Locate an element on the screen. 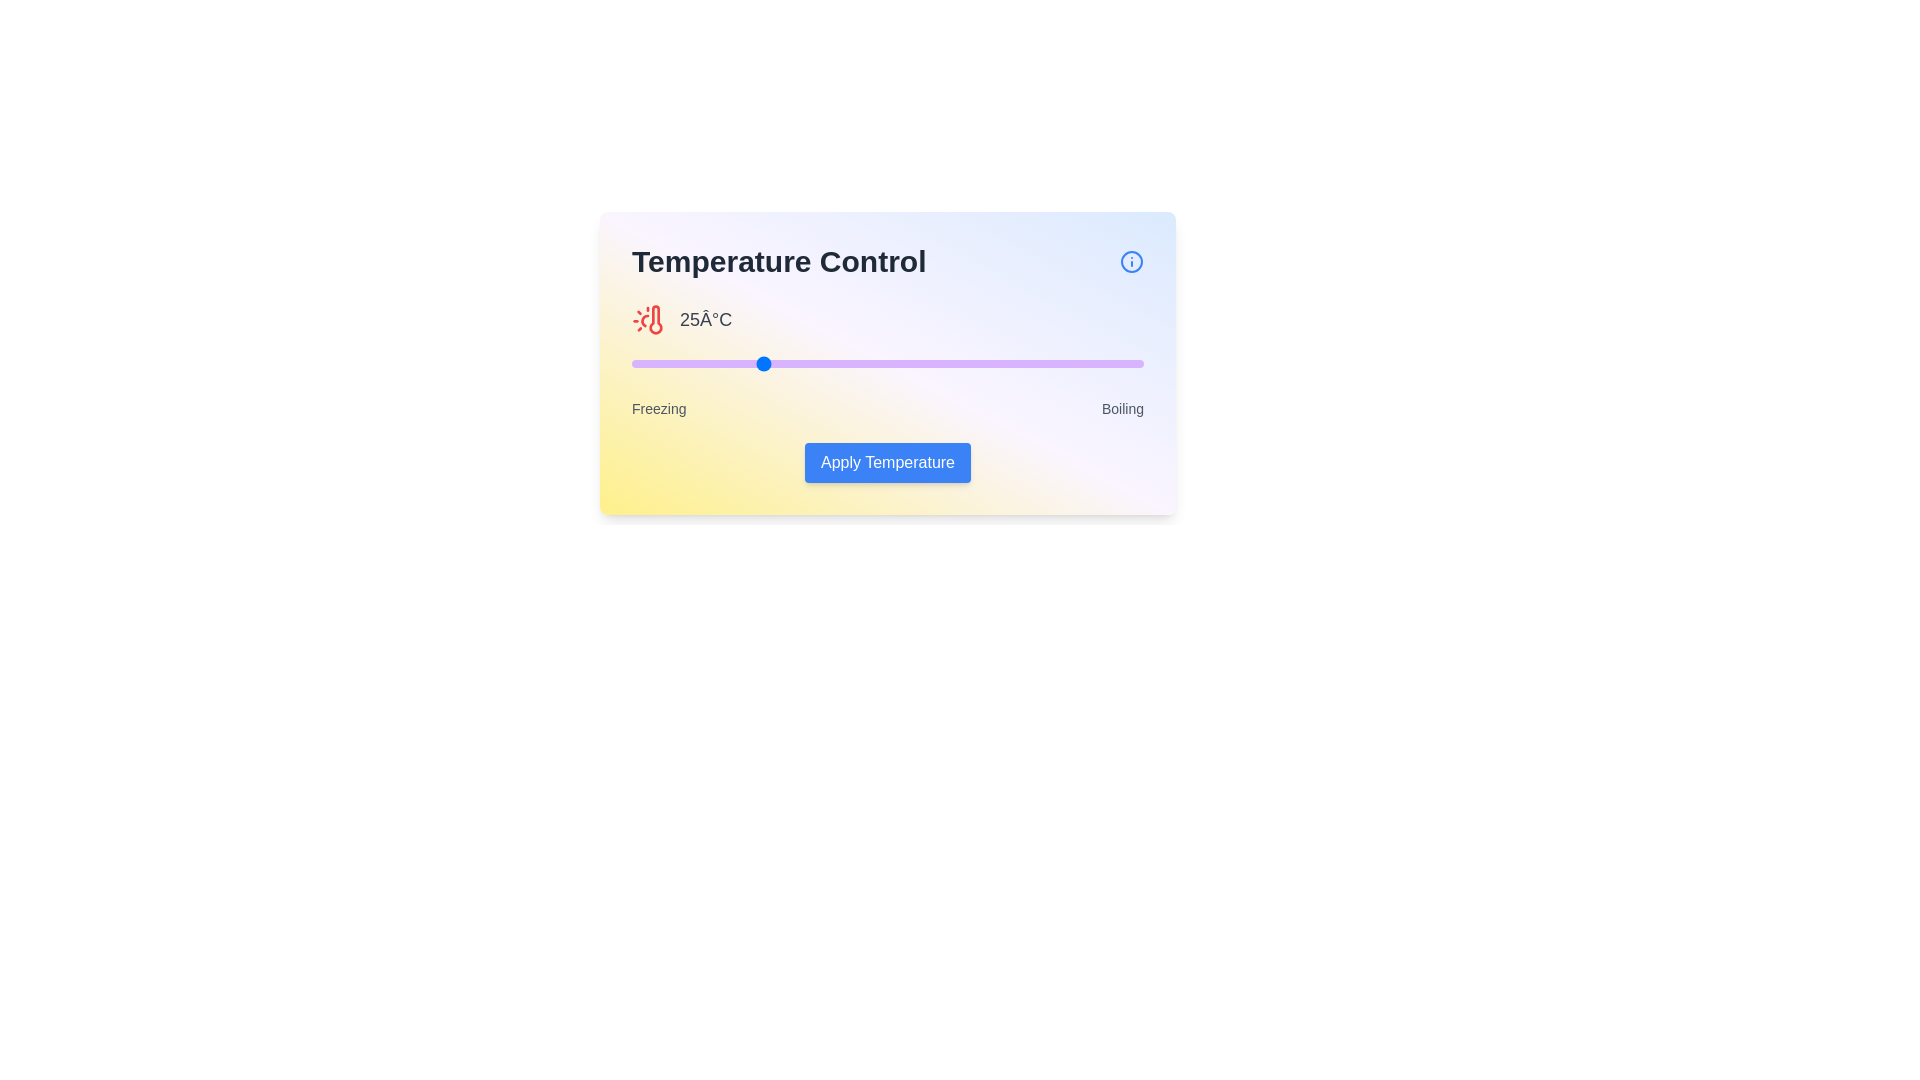 The width and height of the screenshot is (1920, 1080). the temperature slider to 38 percent is located at coordinates (826, 363).